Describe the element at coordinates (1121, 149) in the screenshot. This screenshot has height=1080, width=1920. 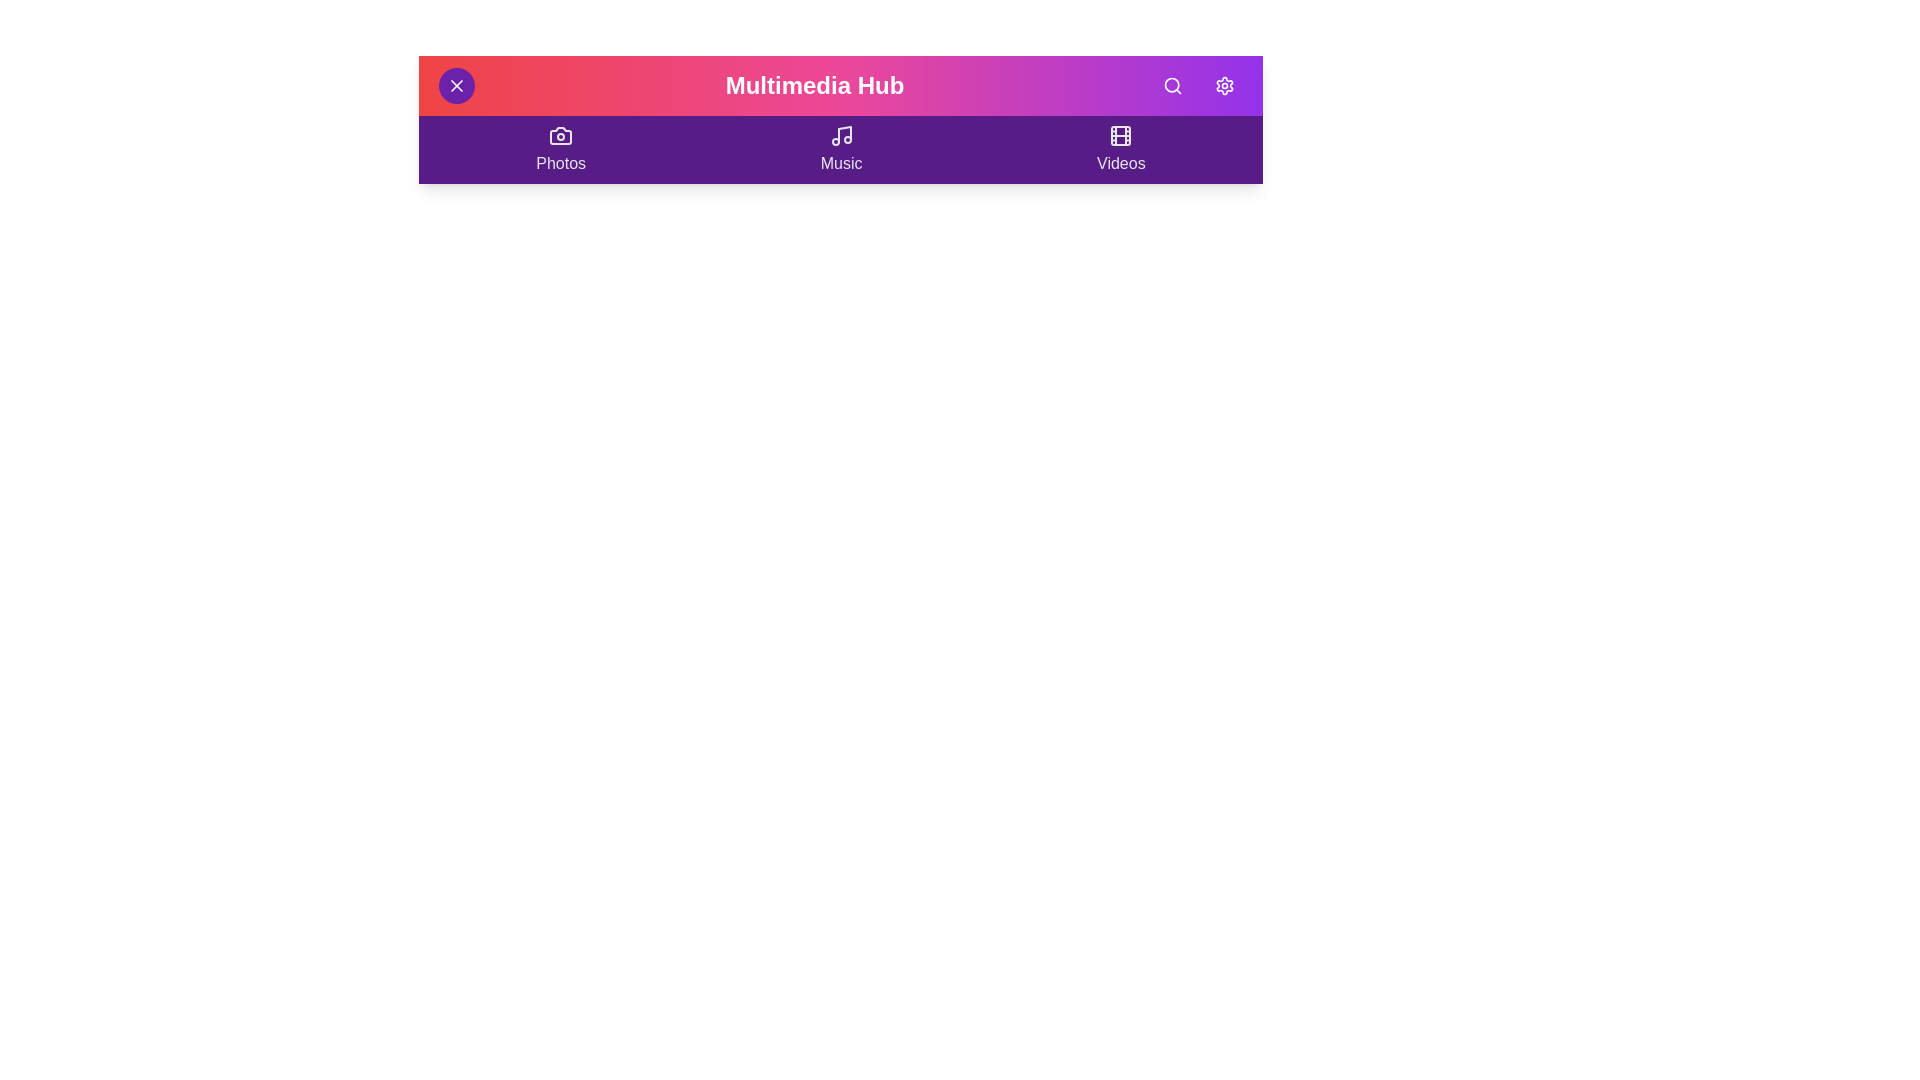
I see `the 'Videos' section to navigate to it` at that location.